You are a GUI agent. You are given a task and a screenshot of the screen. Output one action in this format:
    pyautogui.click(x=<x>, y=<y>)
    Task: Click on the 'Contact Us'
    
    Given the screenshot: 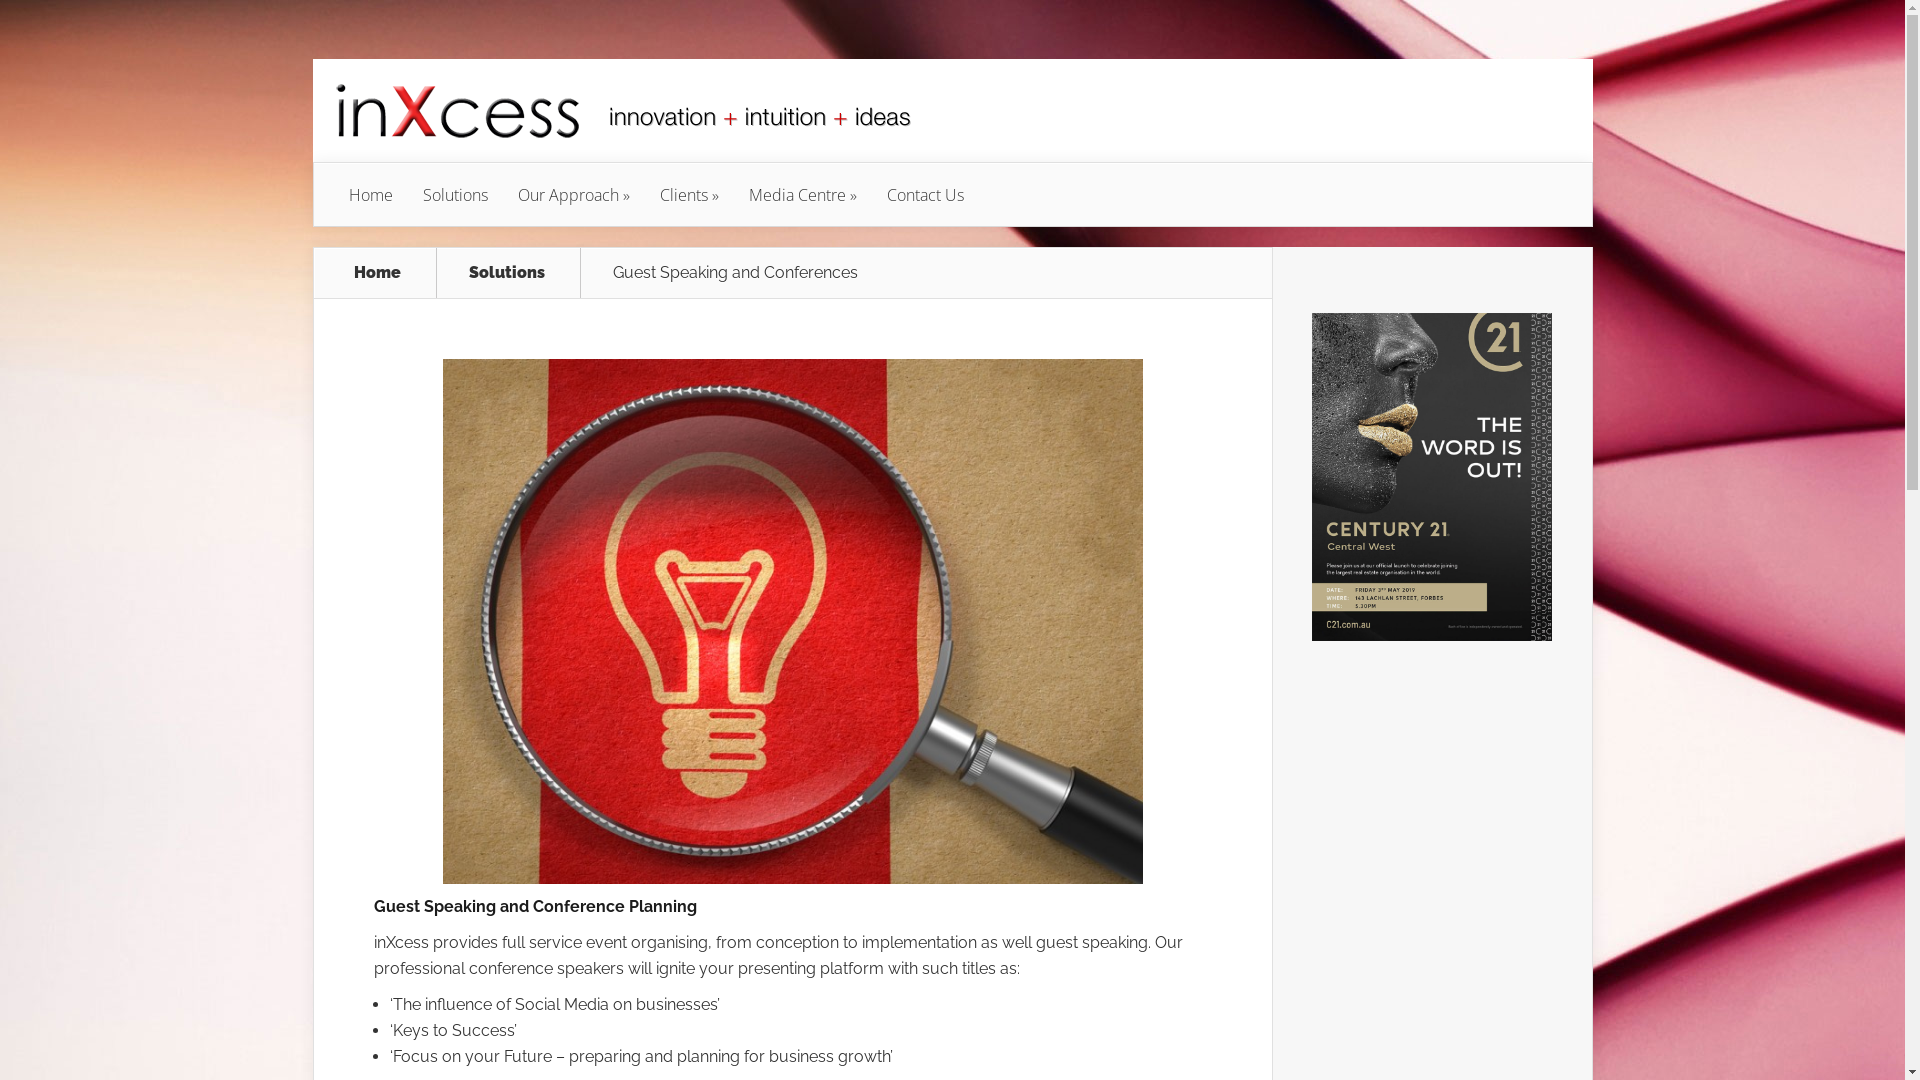 What is the action you would take?
    pyautogui.click(x=924, y=195)
    